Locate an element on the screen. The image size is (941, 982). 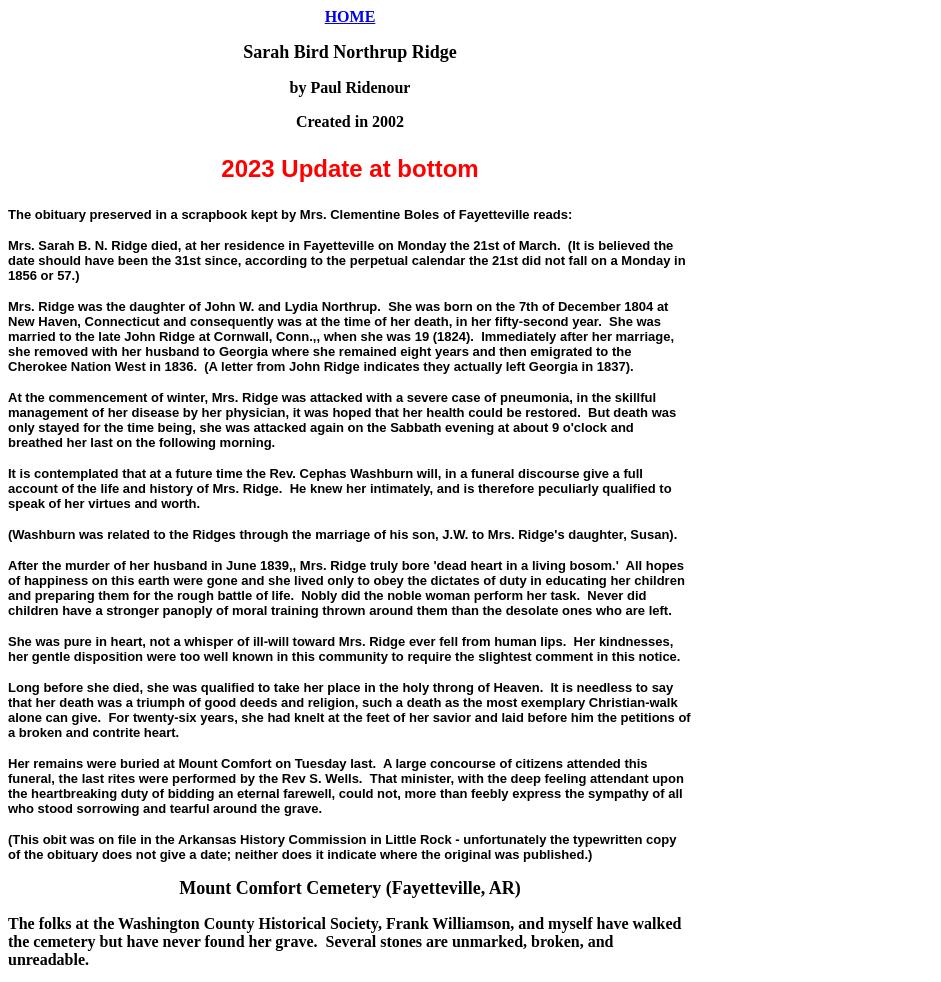
'(Washburn

was related to the Ridges through the marriage of his son, J.W.

to Mrs. Ridge's daughter, Susan).' is located at coordinates (341, 533).